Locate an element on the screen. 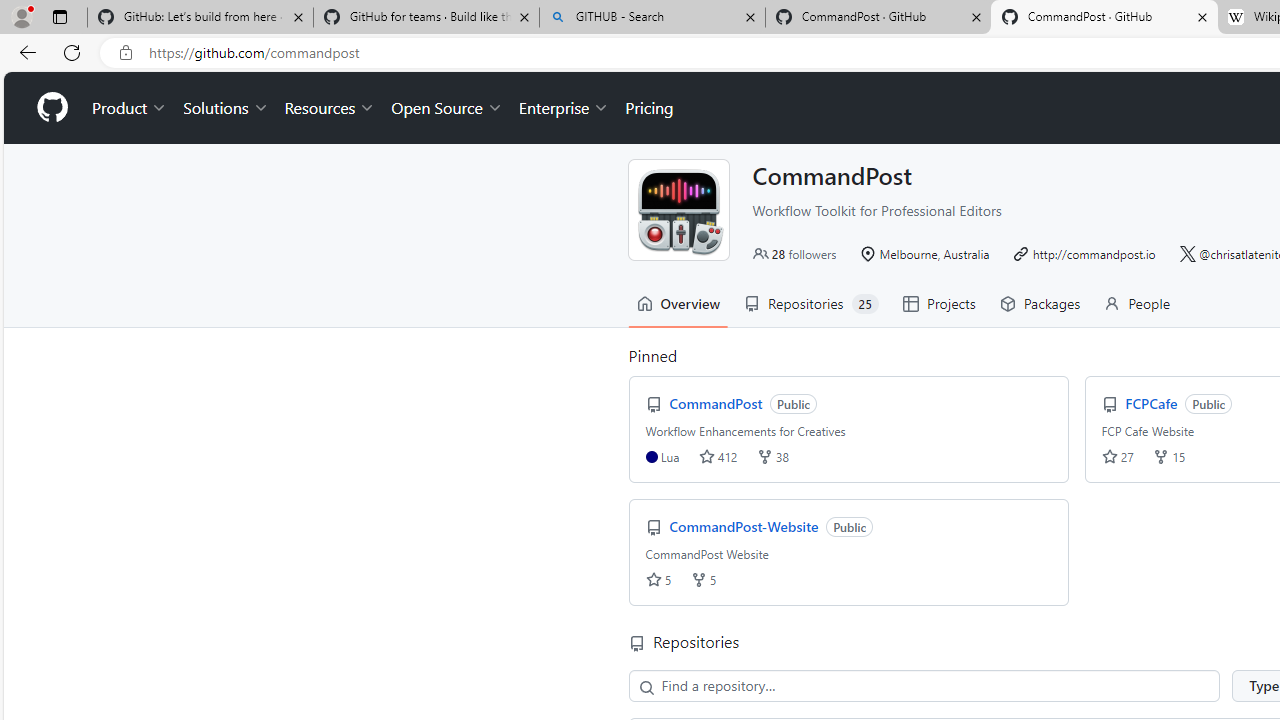  'CommandPost' is located at coordinates (718, 403).